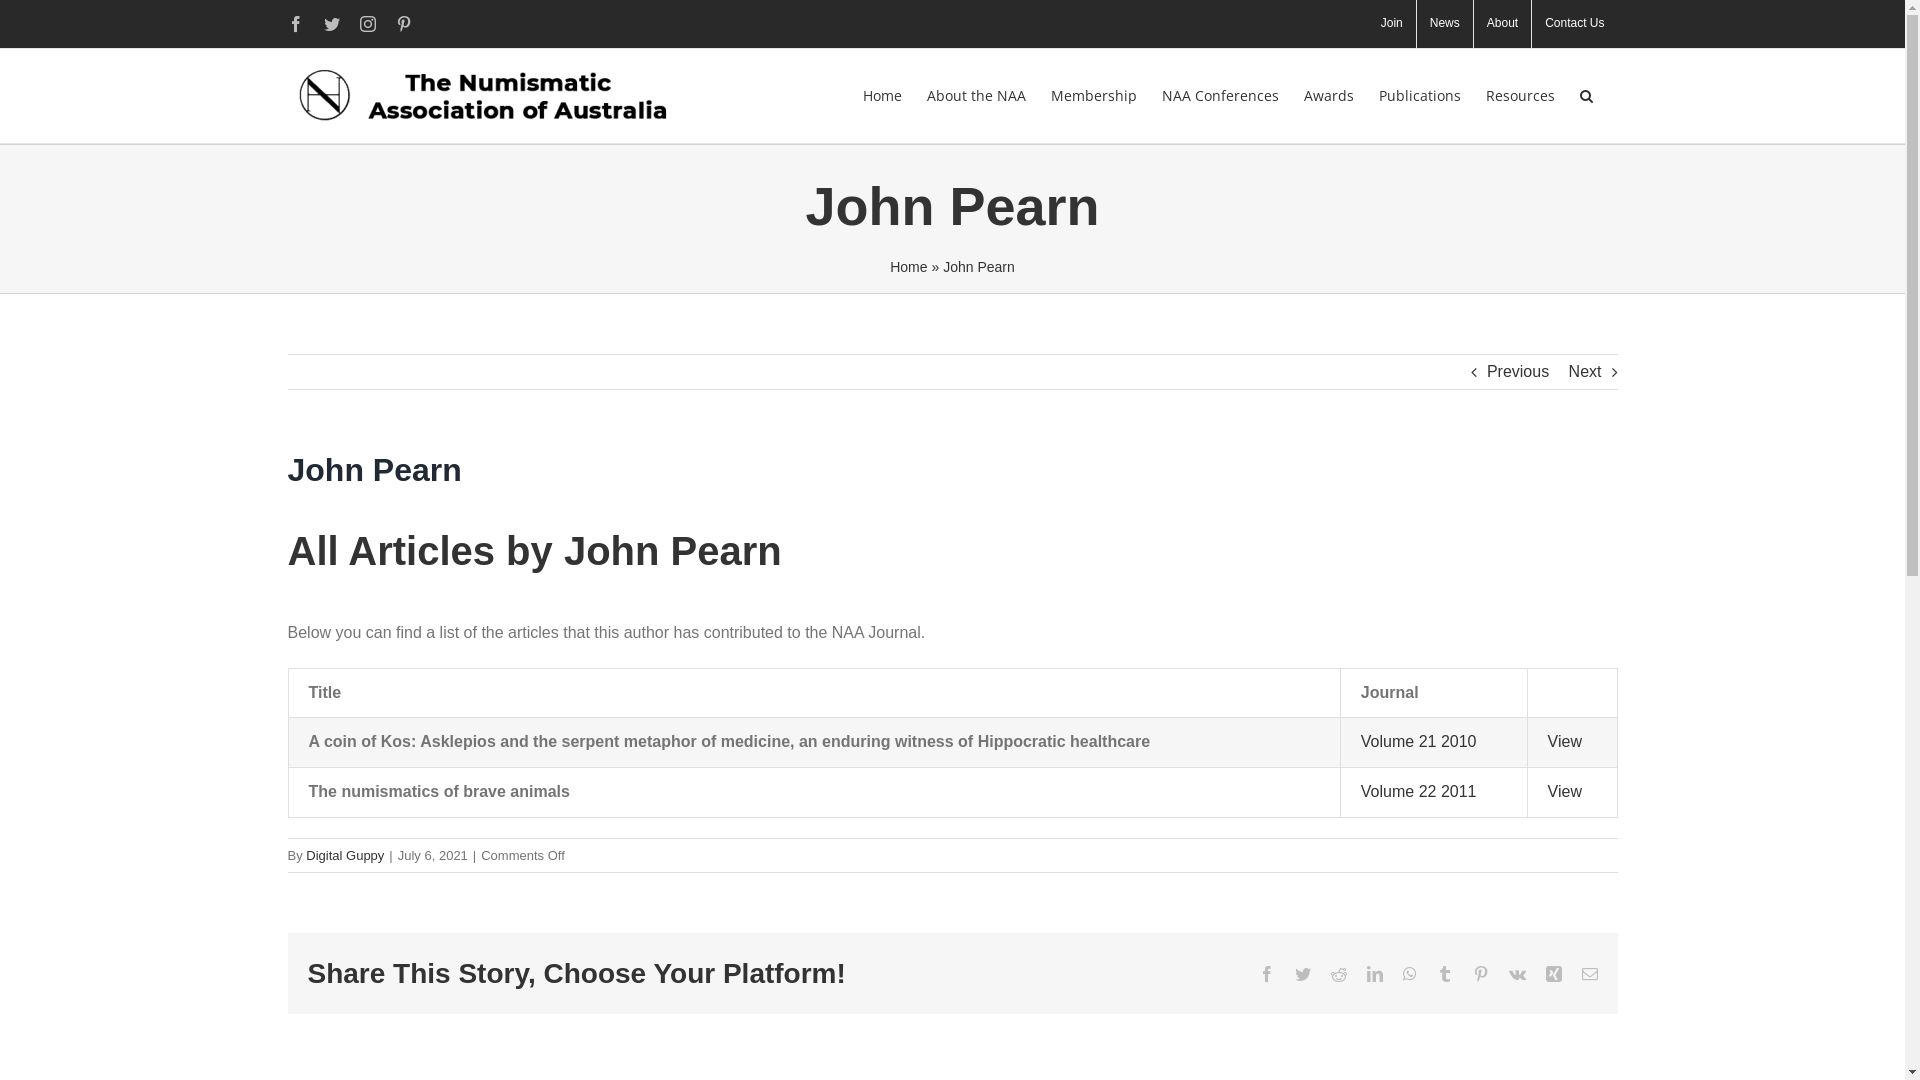 The height and width of the screenshot is (1080, 1920). I want to click on 'Awards', so click(1329, 96).